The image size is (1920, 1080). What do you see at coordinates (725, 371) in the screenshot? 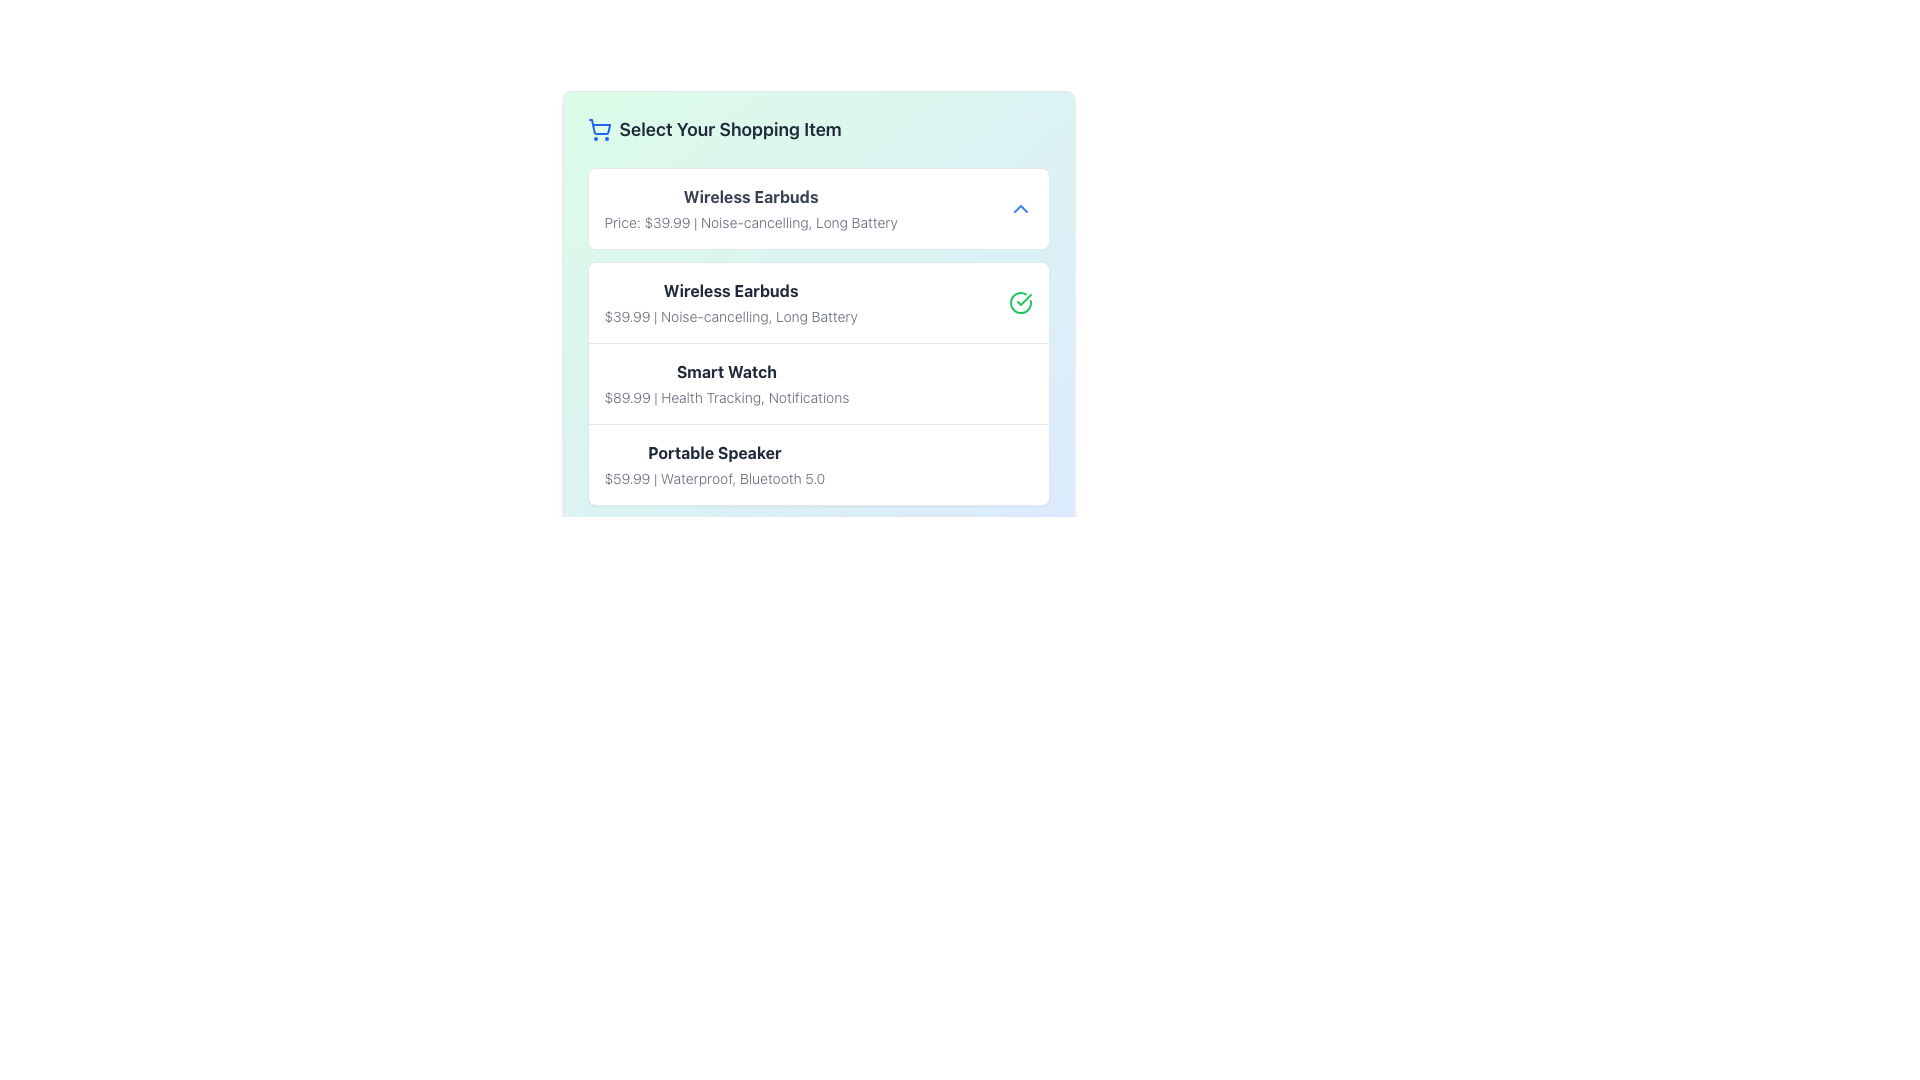
I see `text content of the element displaying 'Smart Watch' in bold dark gray font, located in the middle of the shopping list above the price details` at bounding box center [725, 371].